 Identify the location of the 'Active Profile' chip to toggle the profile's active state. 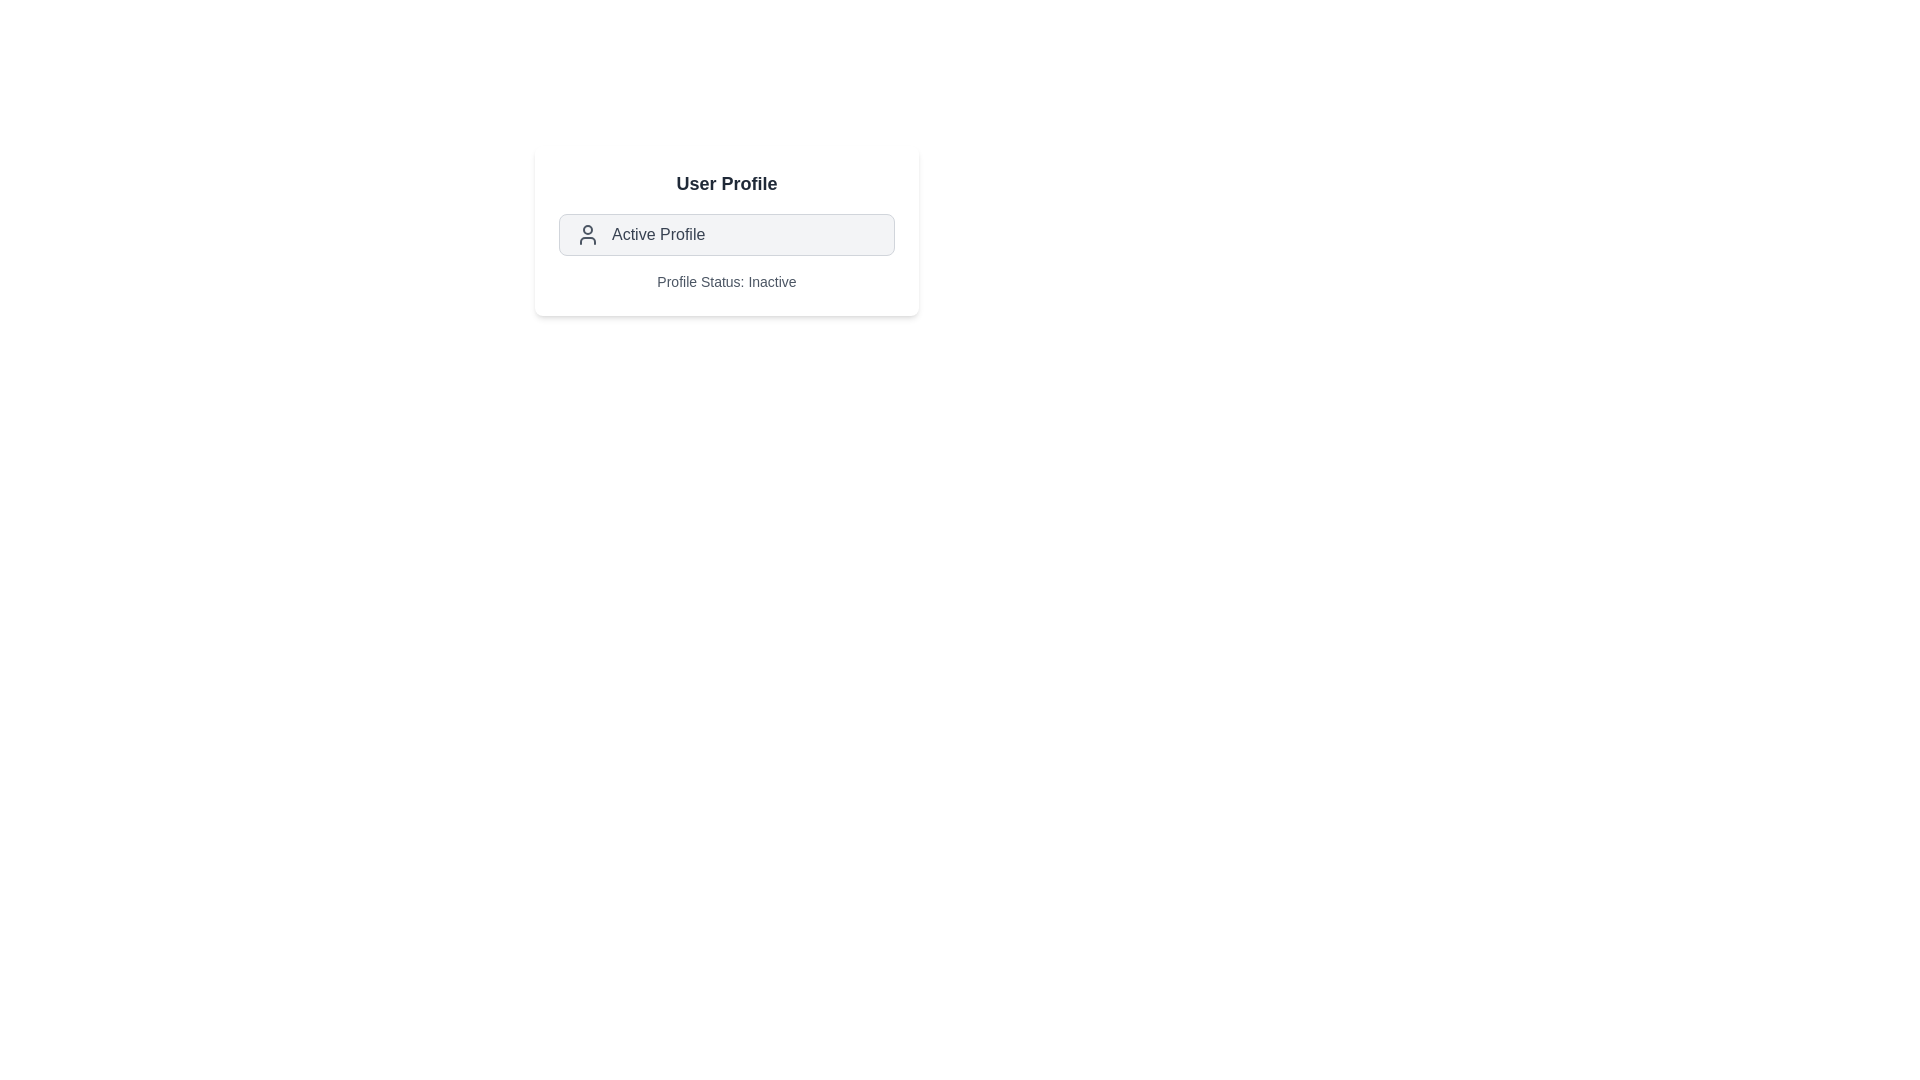
(725, 234).